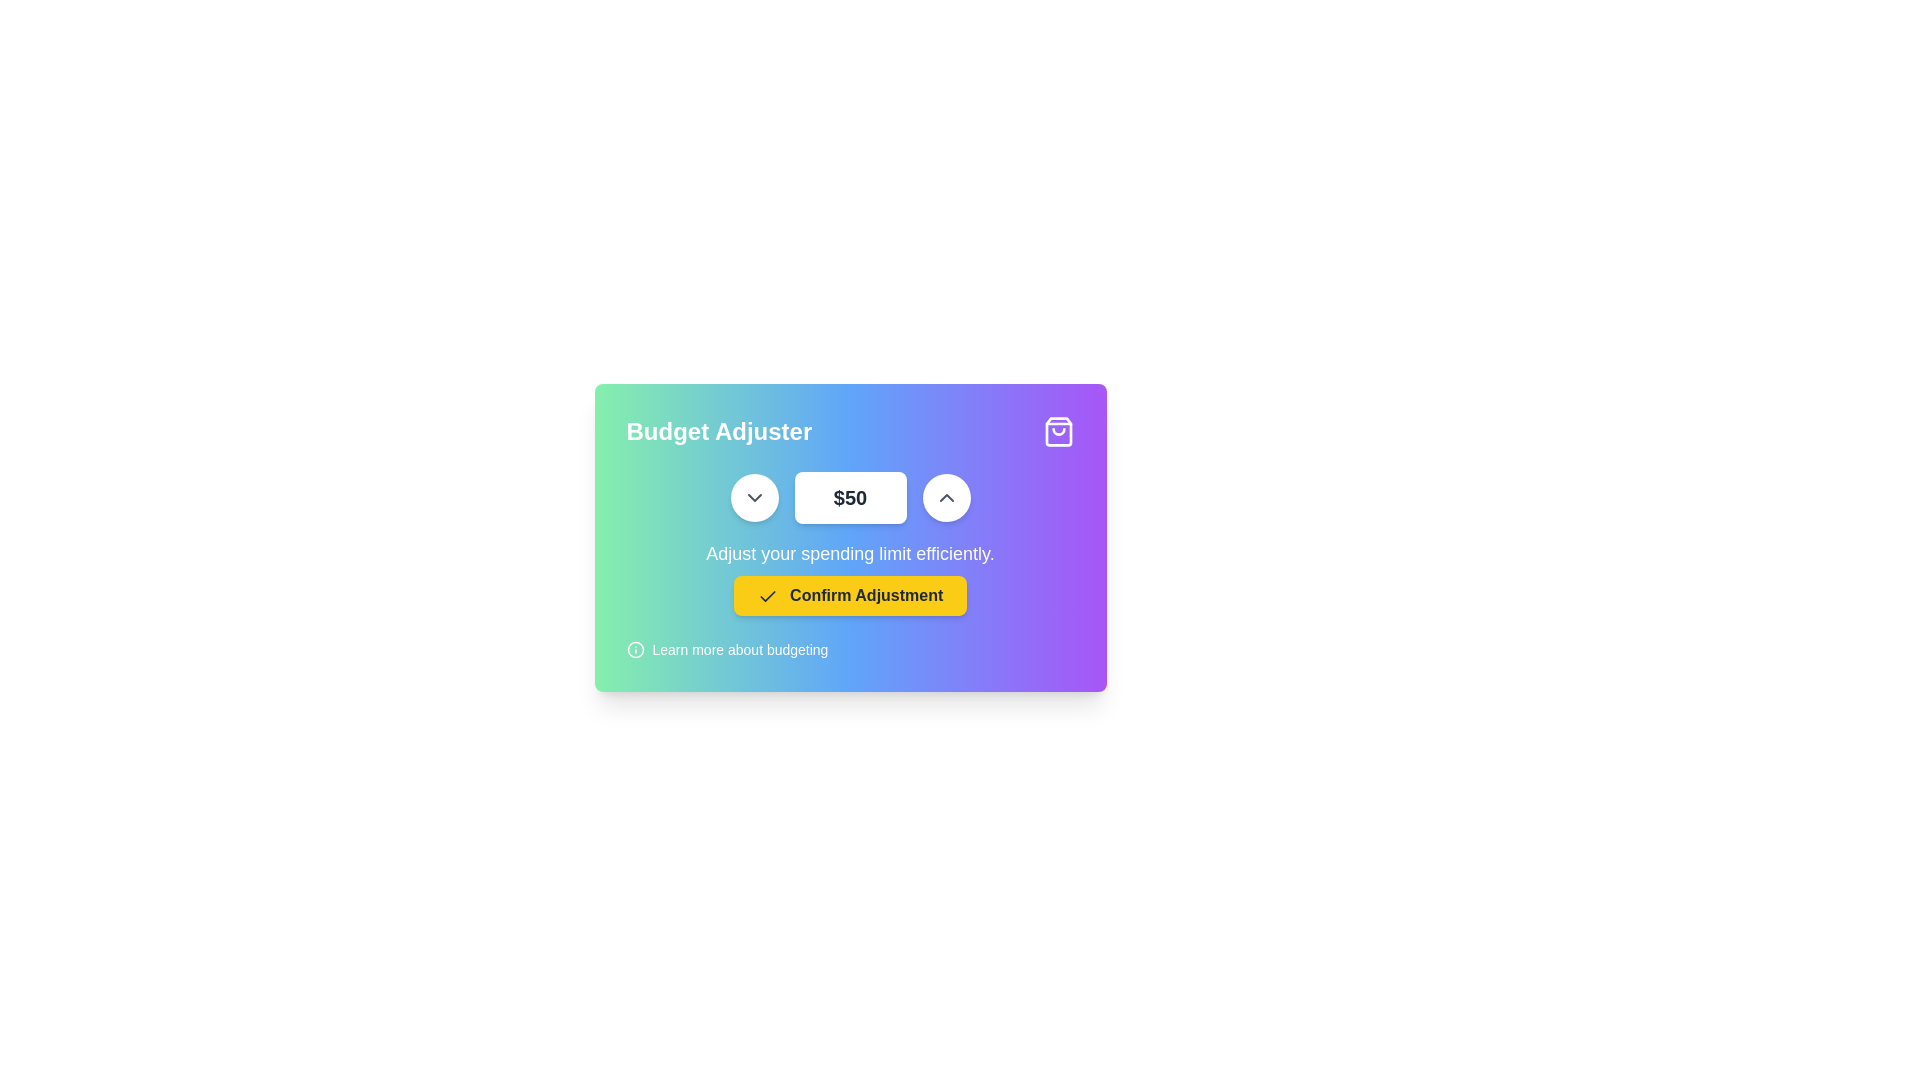 The image size is (1920, 1080). I want to click on heading text 'Adjust your spending limit efficiently.' above the 'Confirm Adjustment' button, which is located at the bottom of the card layout, so click(850, 578).